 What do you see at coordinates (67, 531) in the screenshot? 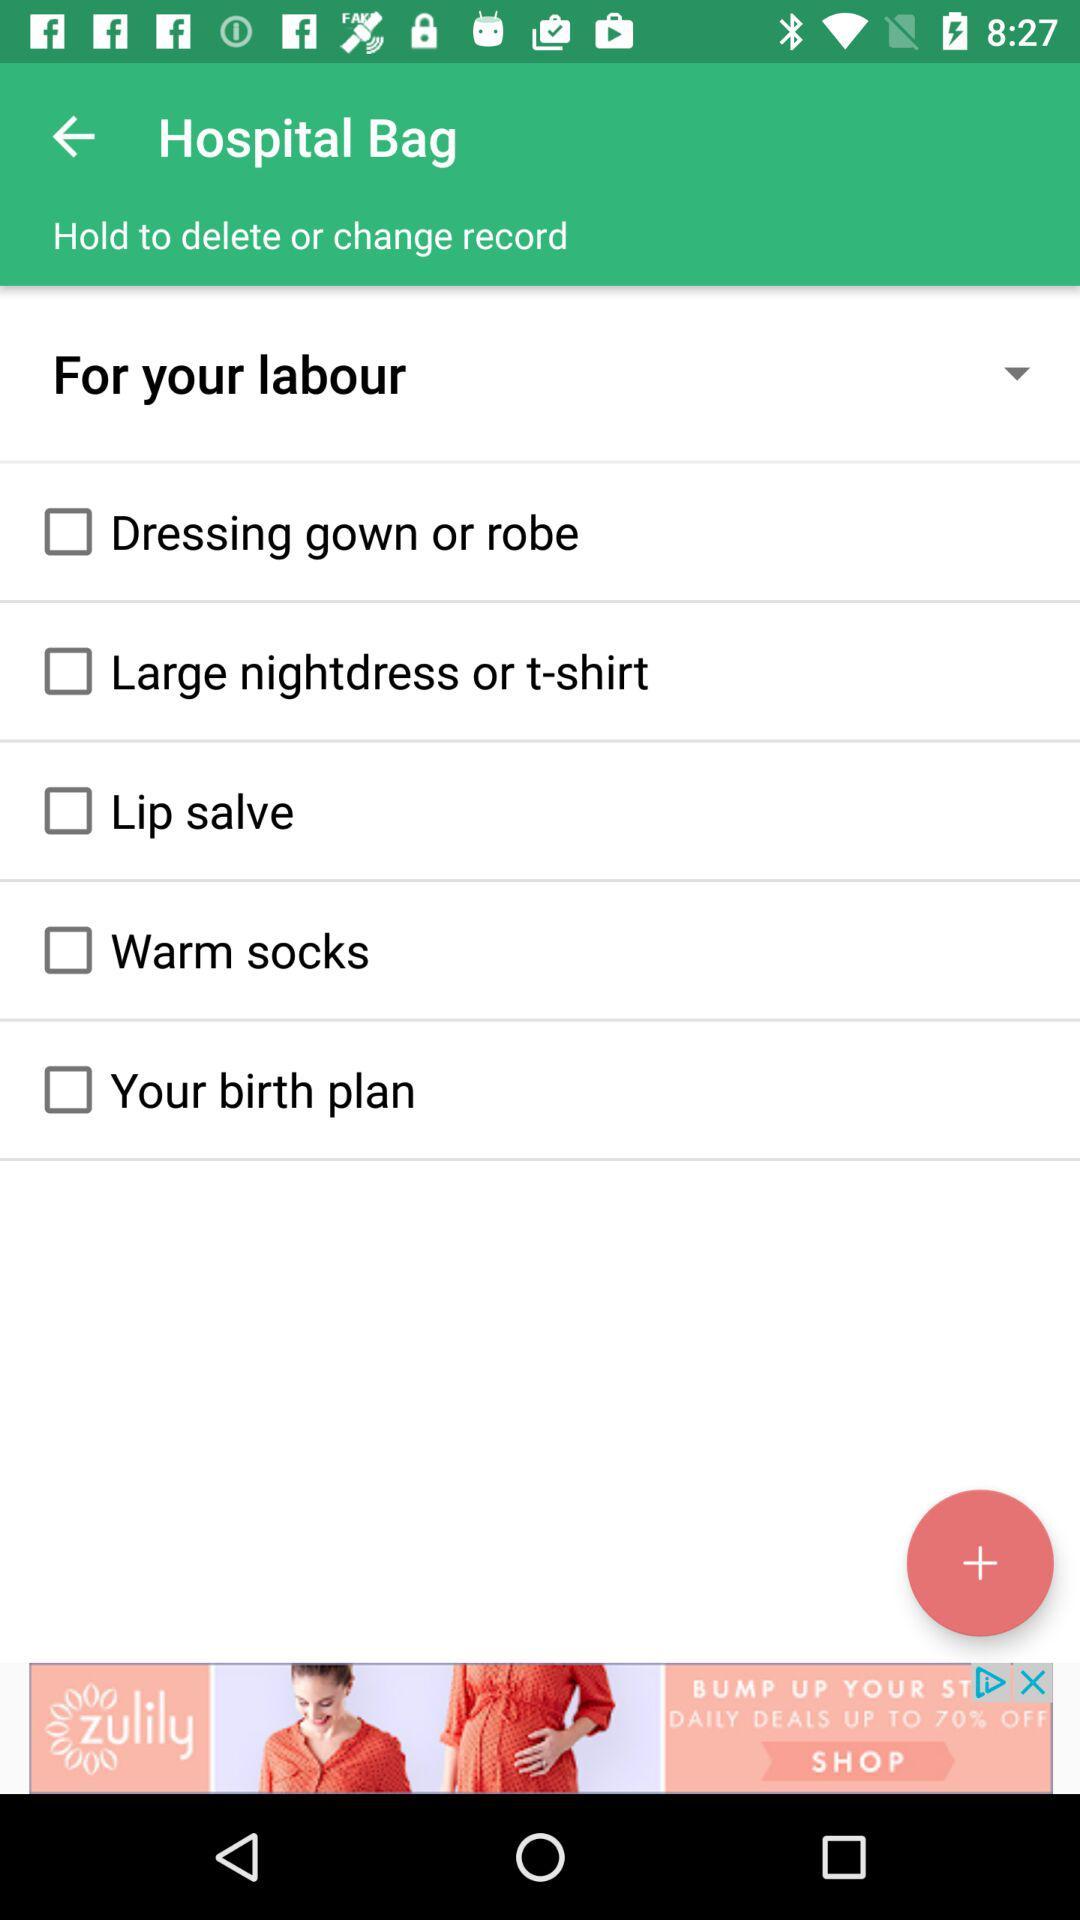
I see `option` at bounding box center [67, 531].